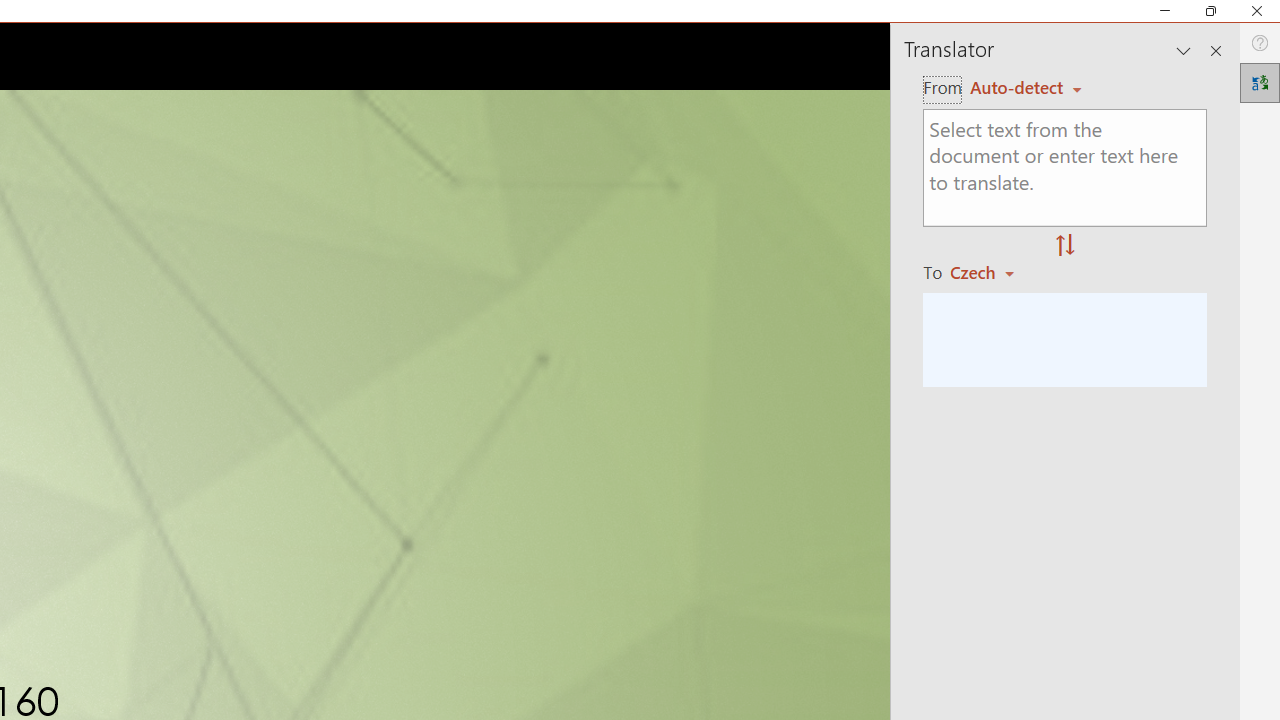 The width and height of the screenshot is (1280, 720). I want to click on 'Swap "from" and "to" languages.', so click(1064, 244).